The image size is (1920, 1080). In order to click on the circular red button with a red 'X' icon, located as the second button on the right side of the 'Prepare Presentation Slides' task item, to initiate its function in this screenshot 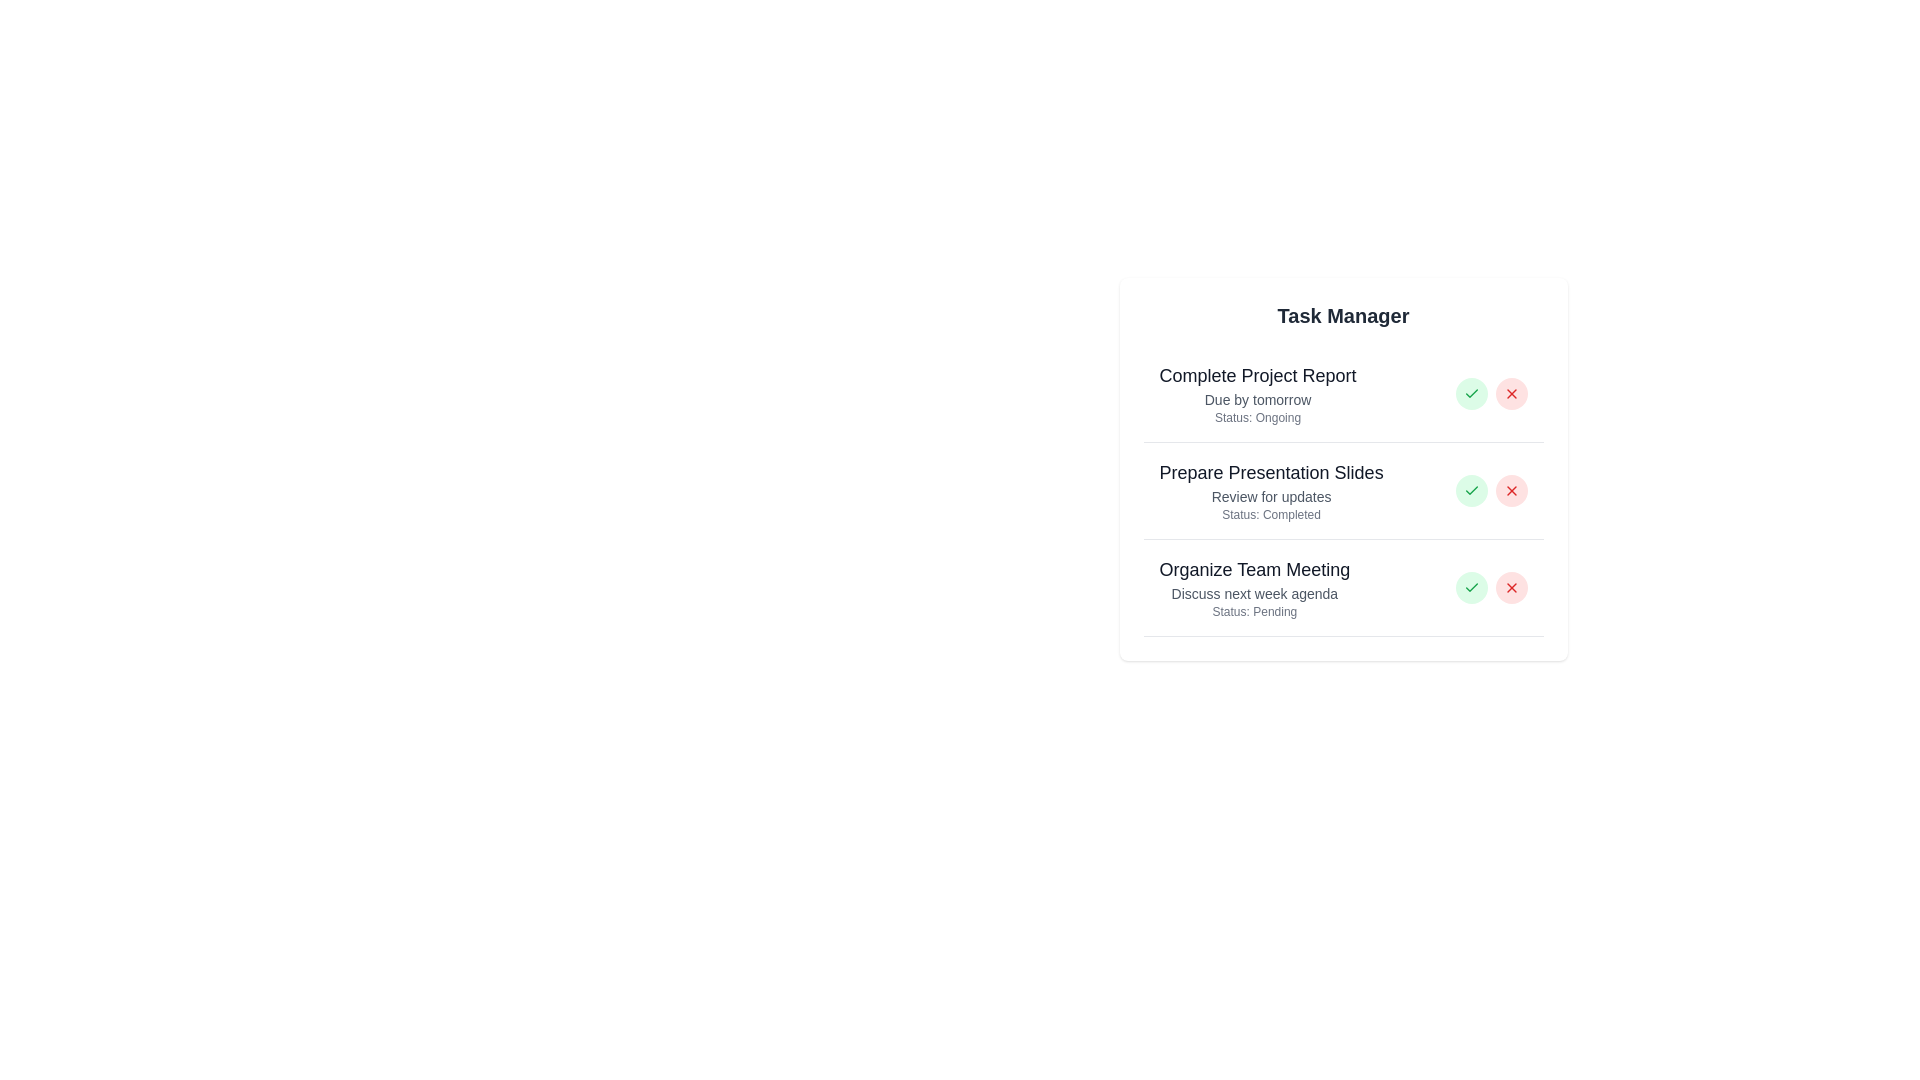, I will do `click(1511, 490)`.